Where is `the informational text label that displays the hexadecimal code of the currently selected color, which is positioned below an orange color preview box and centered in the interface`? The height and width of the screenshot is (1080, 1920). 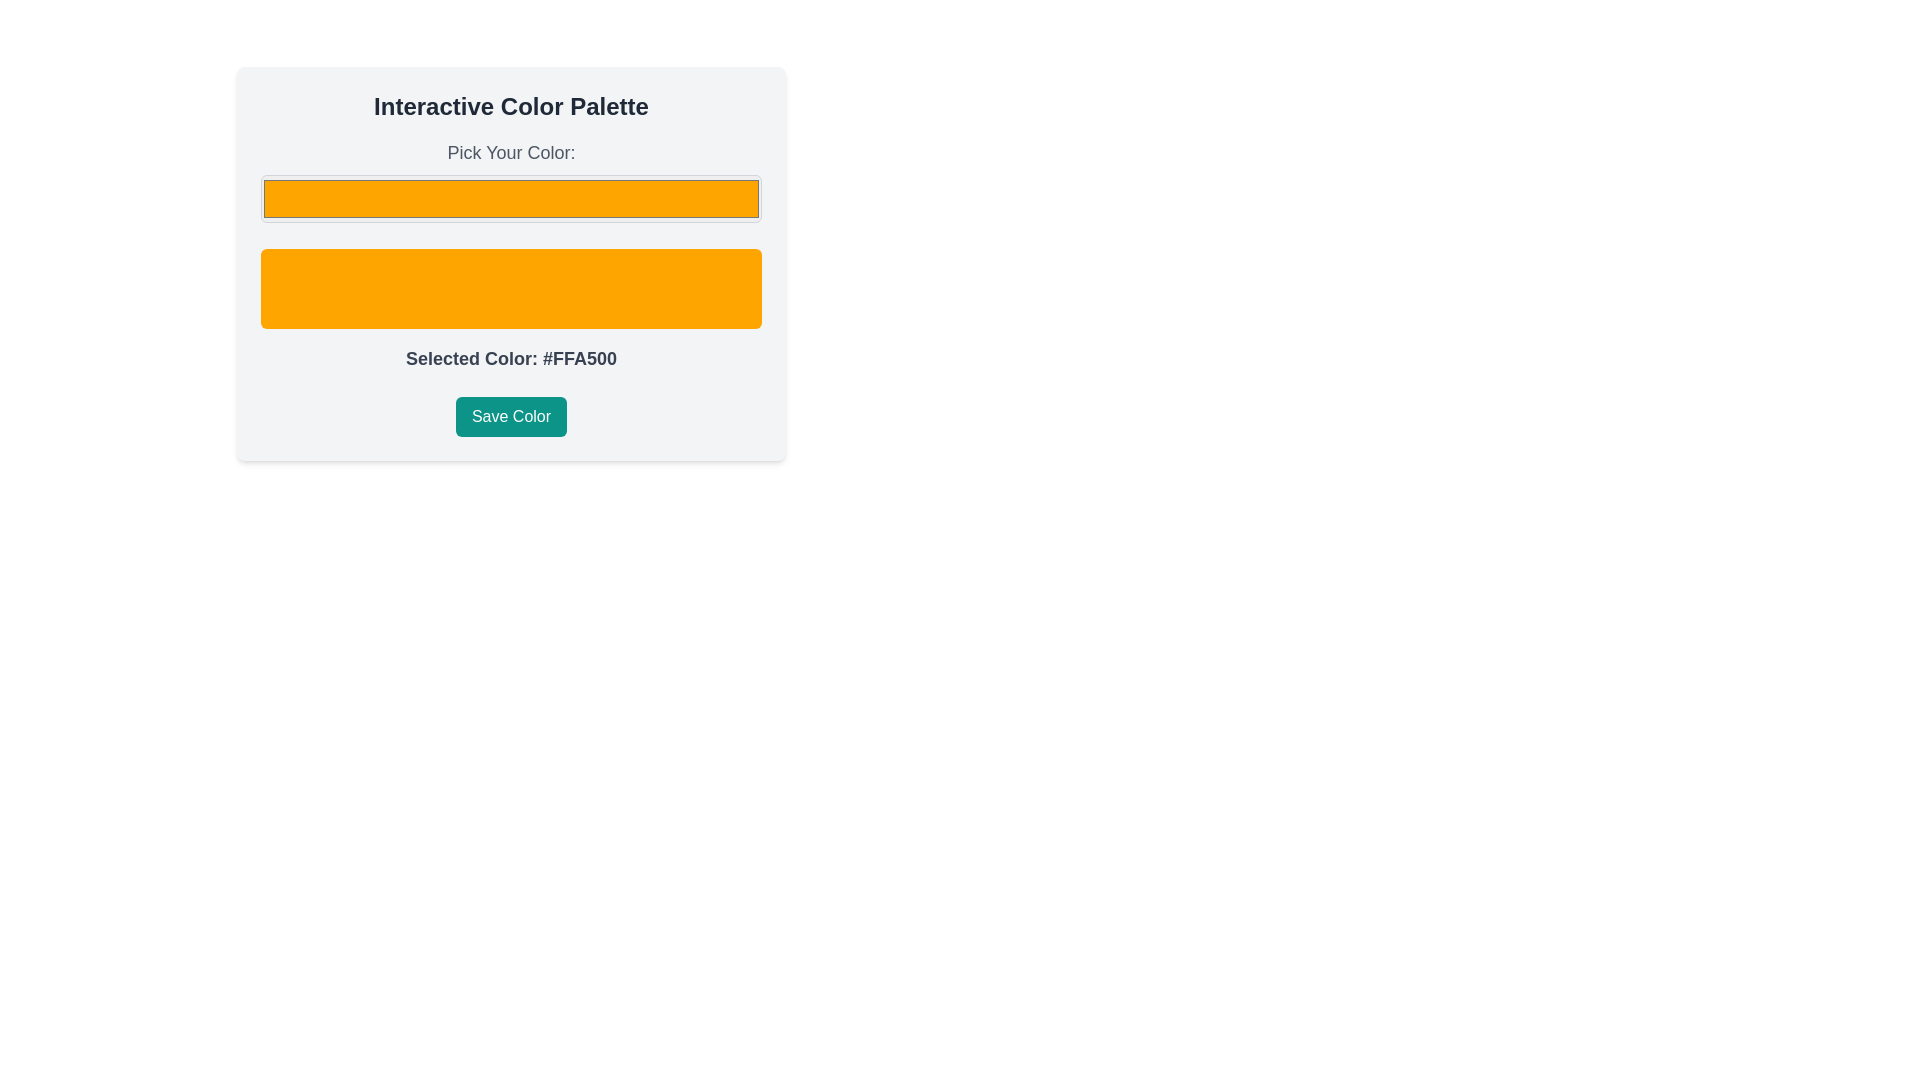 the informational text label that displays the hexadecimal code of the currently selected color, which is positioned below an orange color preview box and centered in the interface is located at coordinates (511, 357).